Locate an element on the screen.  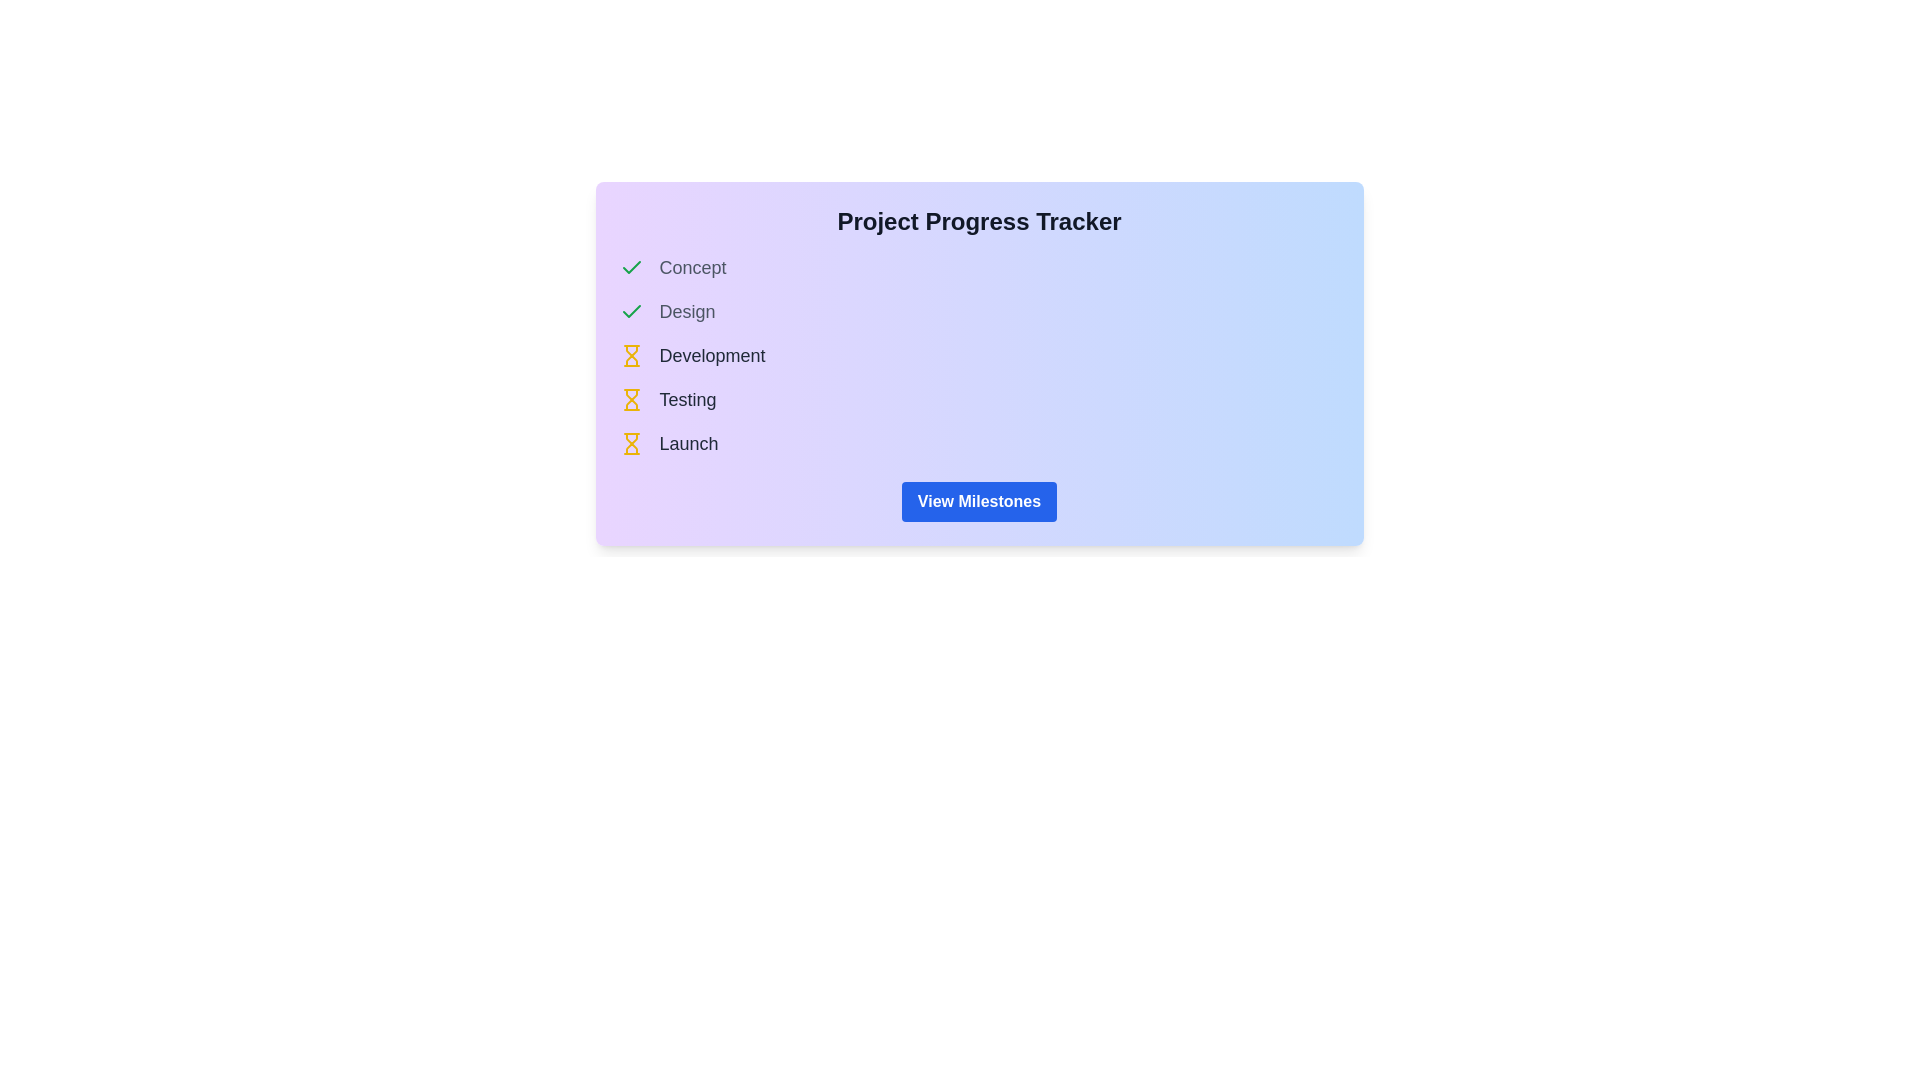
the text label that denotes a milestone or stage in the process tracker, located at the left side of the interface near the top of the progress list, positioned immediately to the right of a green checkmark icon is located at coordinates (692, 266).